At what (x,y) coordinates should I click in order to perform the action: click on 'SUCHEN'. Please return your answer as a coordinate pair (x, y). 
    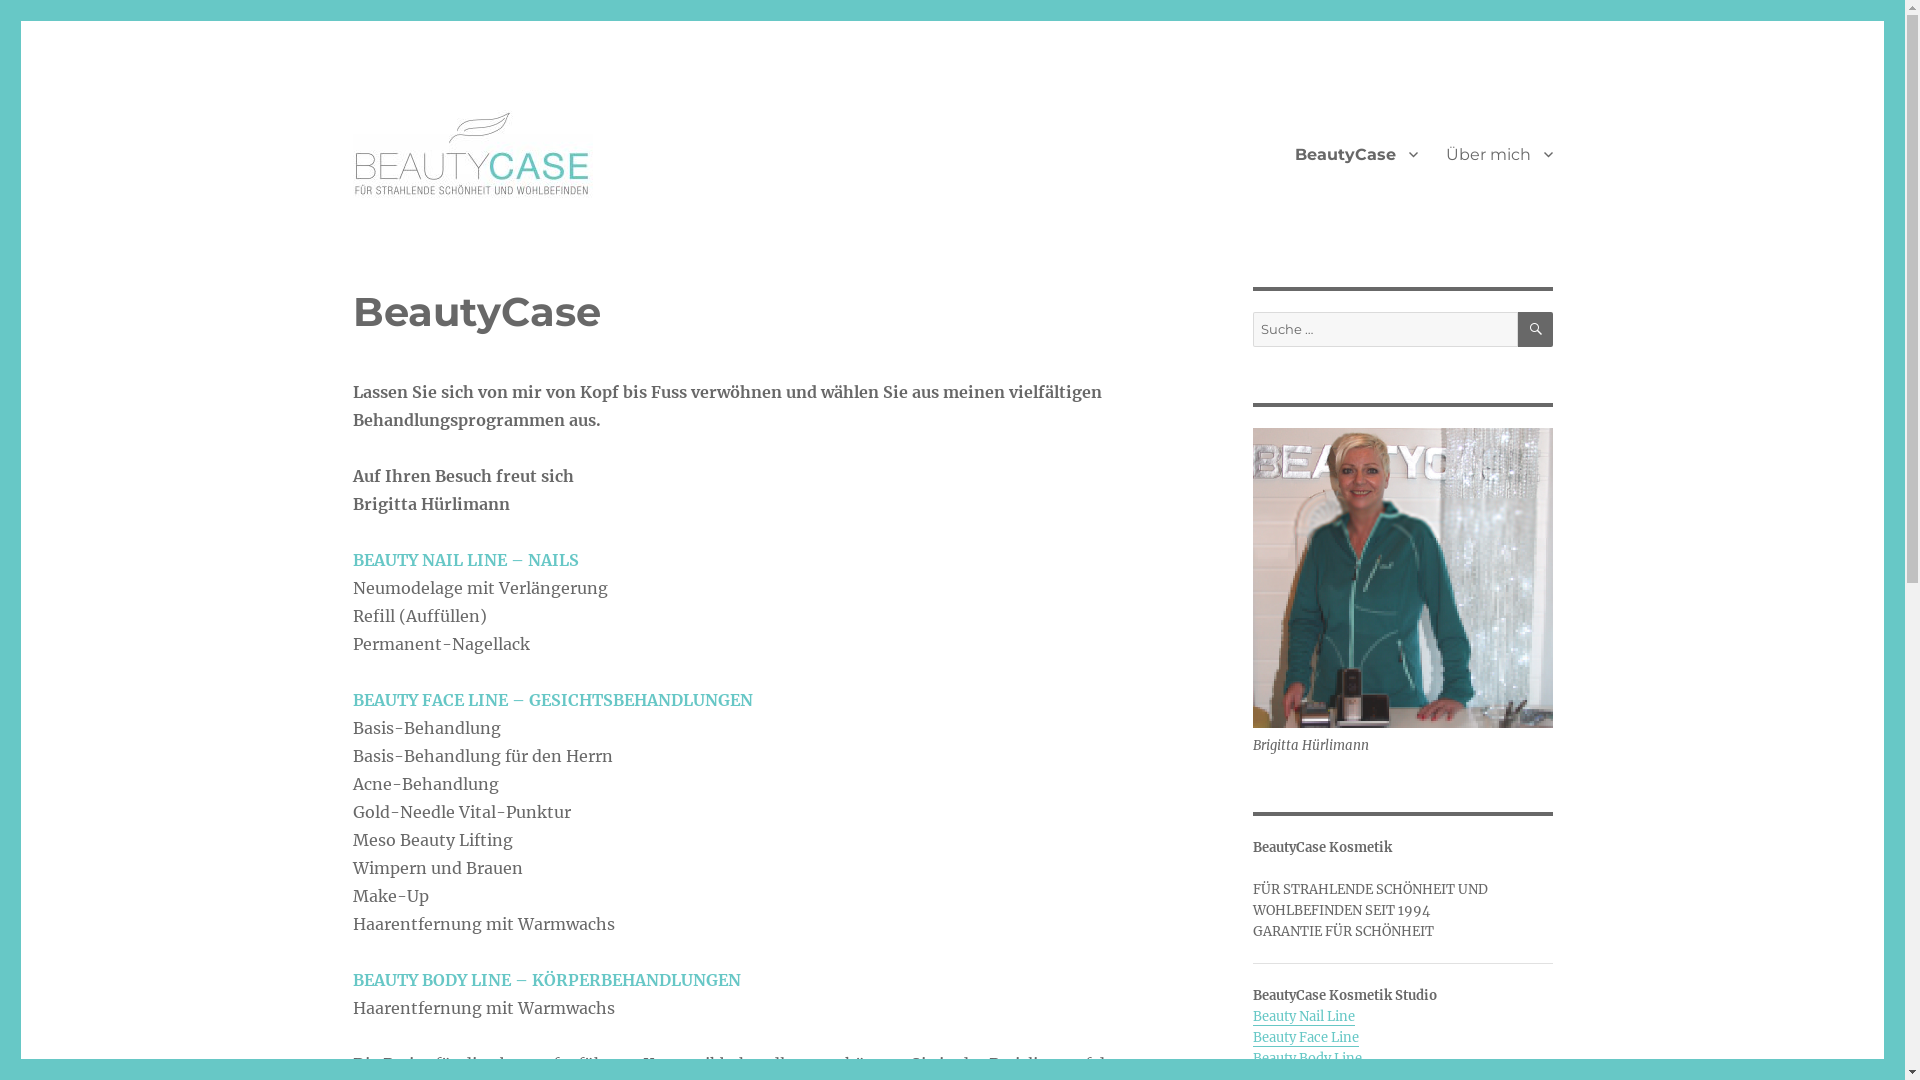
    Looking at the image, I should click on (1534, 328).